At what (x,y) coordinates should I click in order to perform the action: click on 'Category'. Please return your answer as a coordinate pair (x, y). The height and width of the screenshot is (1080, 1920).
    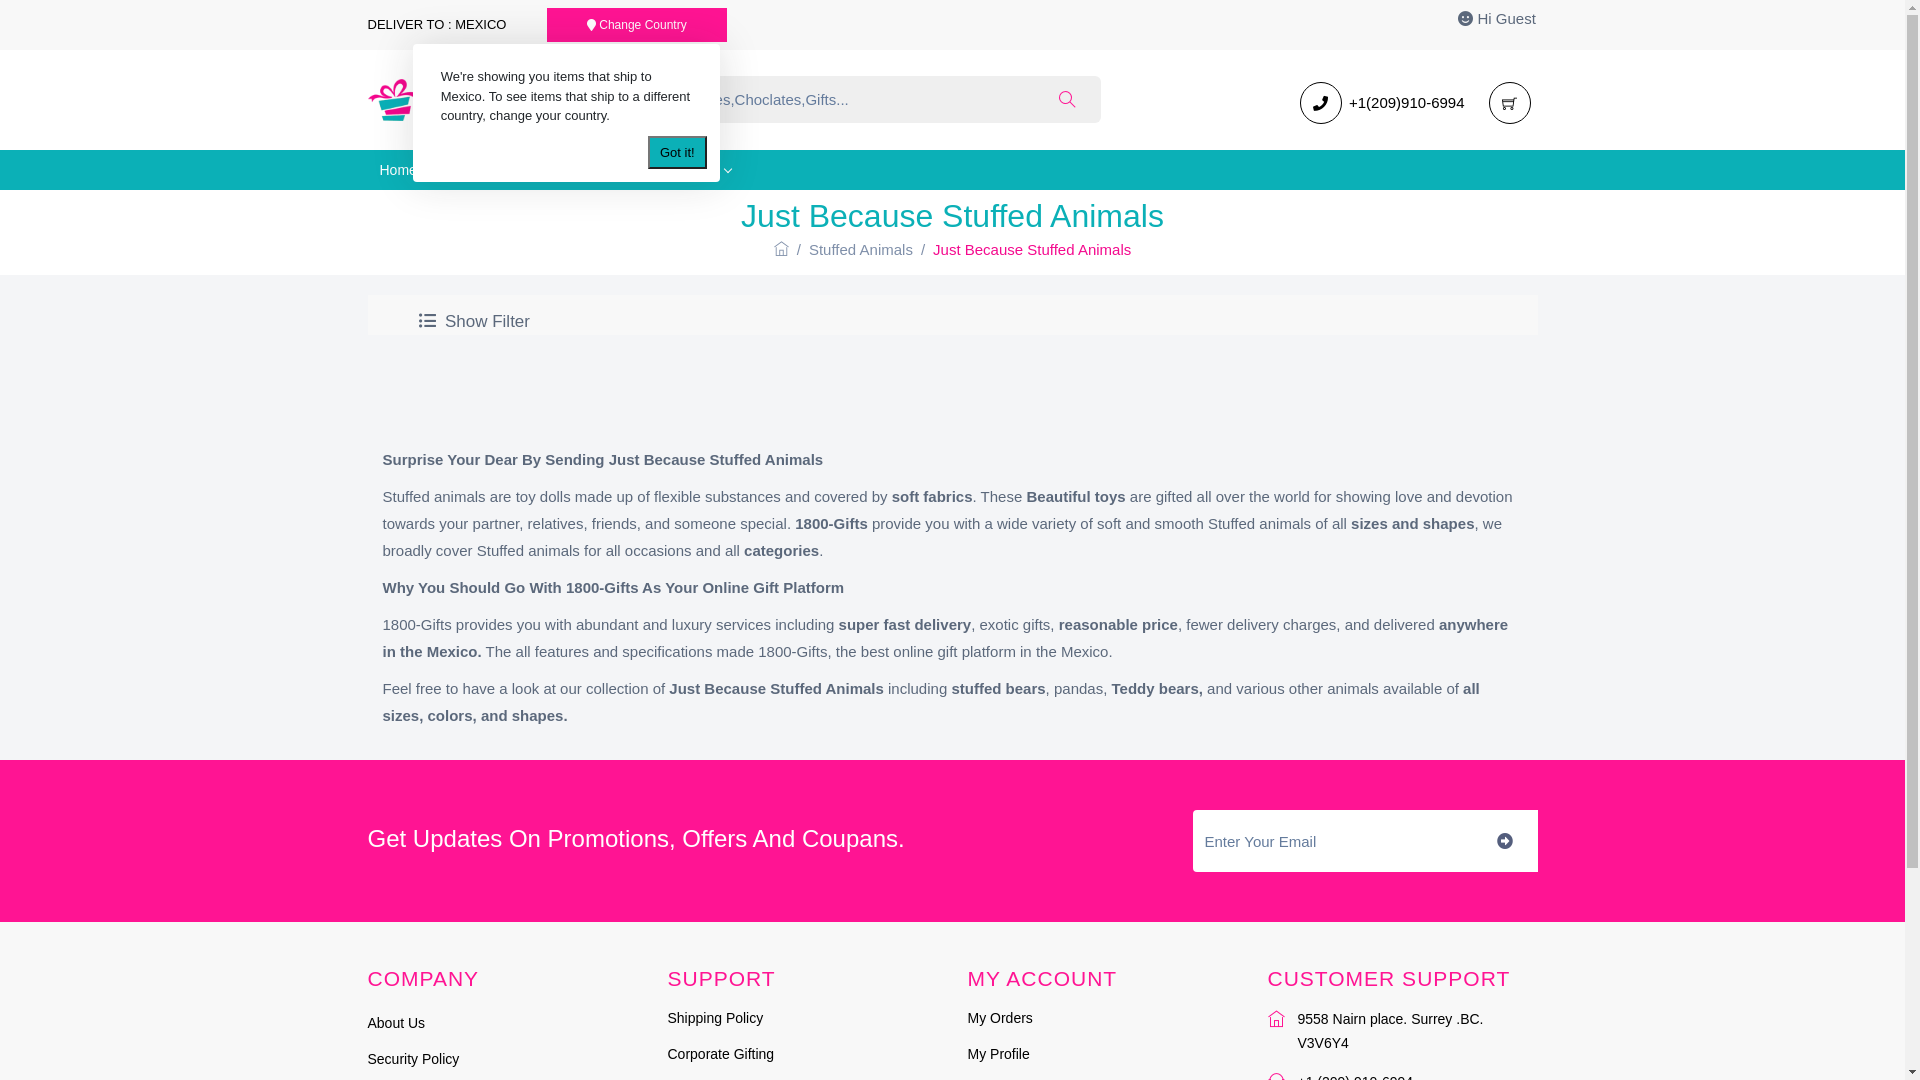
    Looking at the image, I should click on (649, 168).